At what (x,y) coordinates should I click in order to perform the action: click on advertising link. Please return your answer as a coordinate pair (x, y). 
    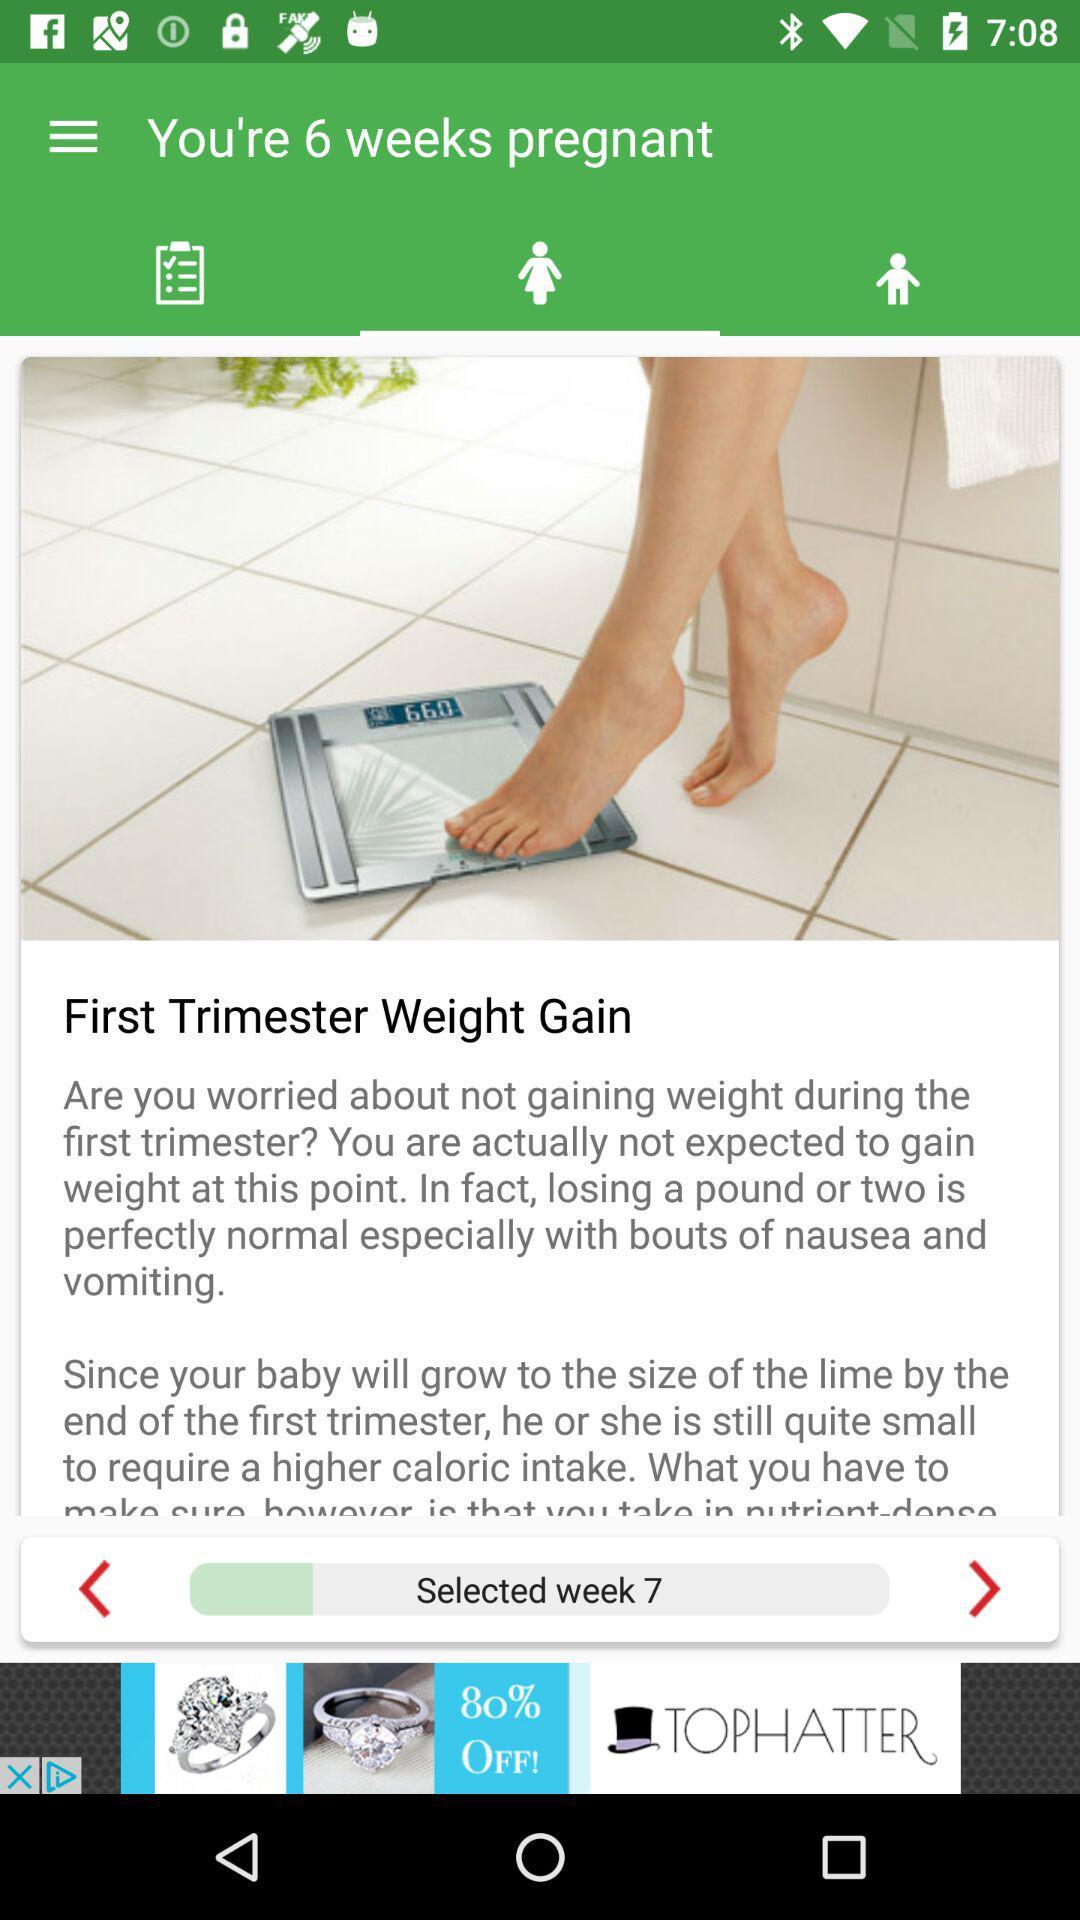
    Looking at the image, I should click on (540, 1727).